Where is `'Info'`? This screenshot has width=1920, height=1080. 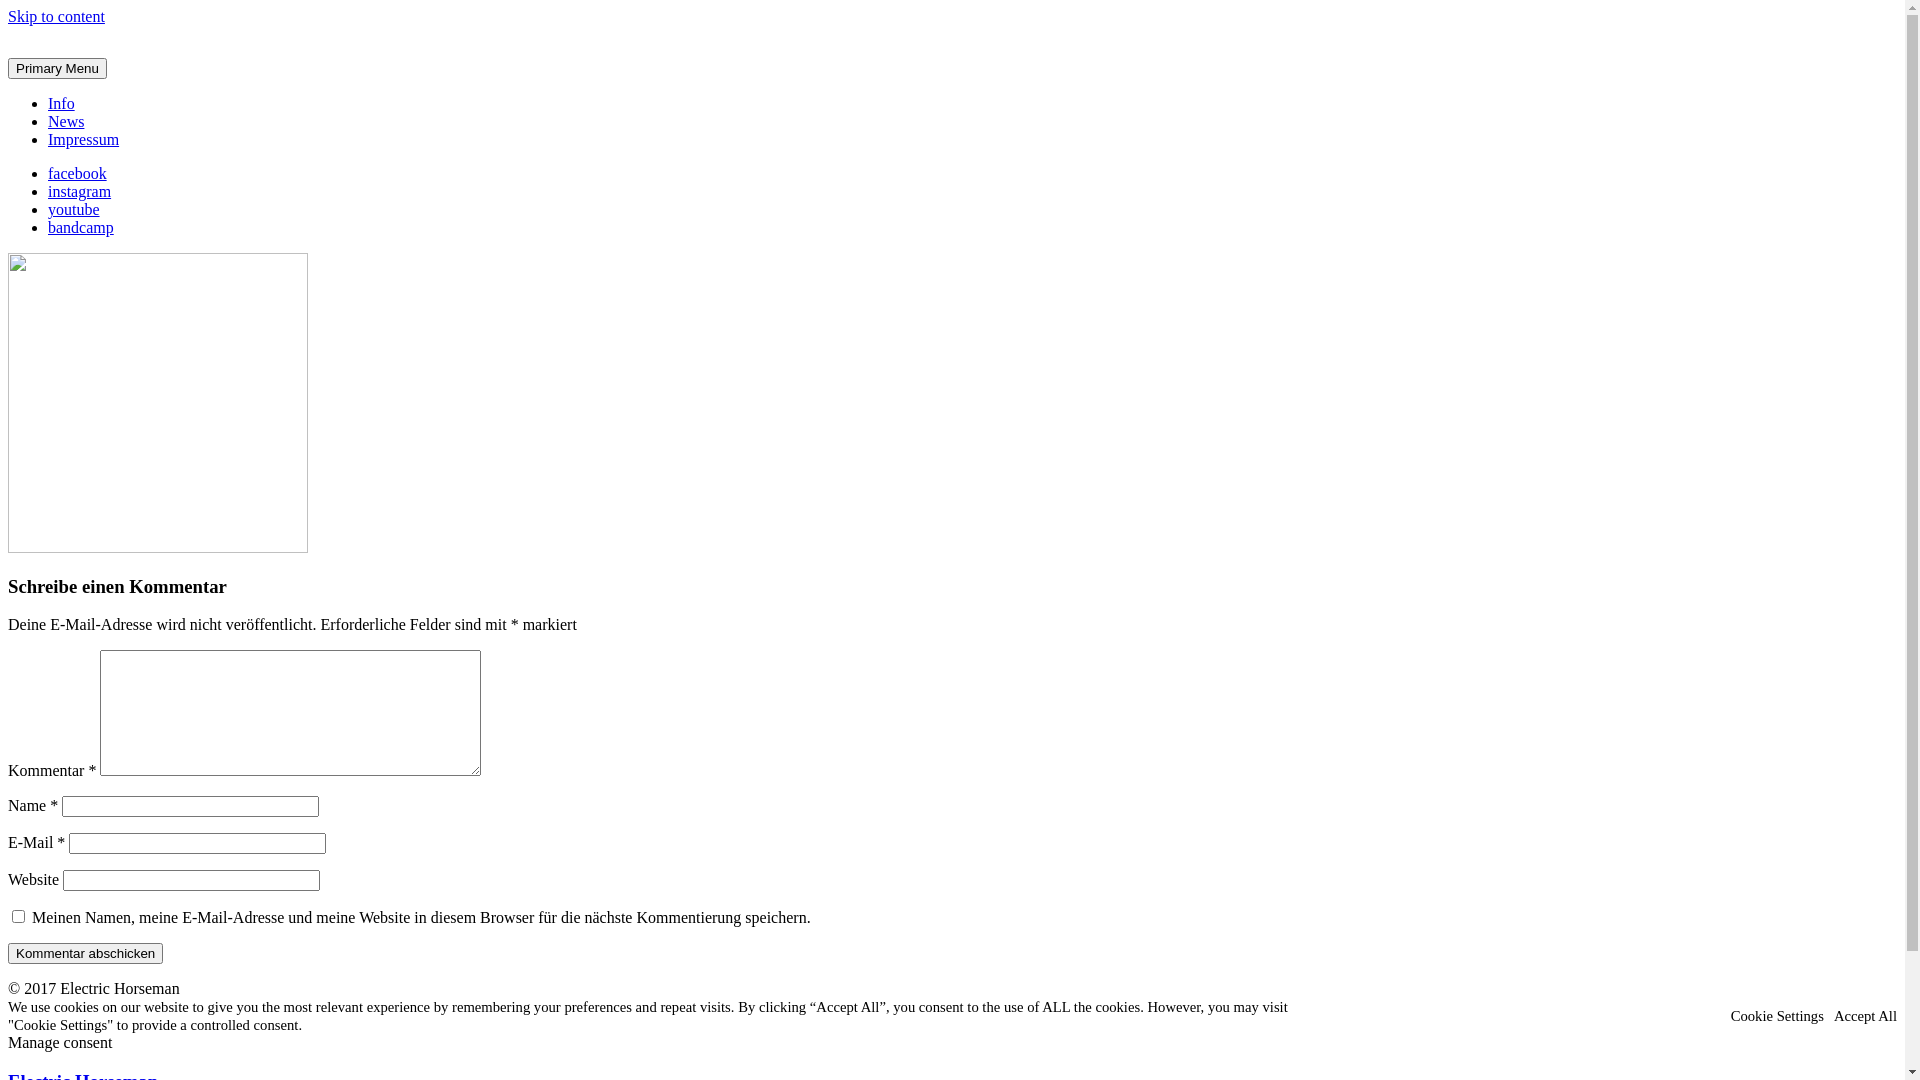
'Info' is located at coordinates (61, 103).